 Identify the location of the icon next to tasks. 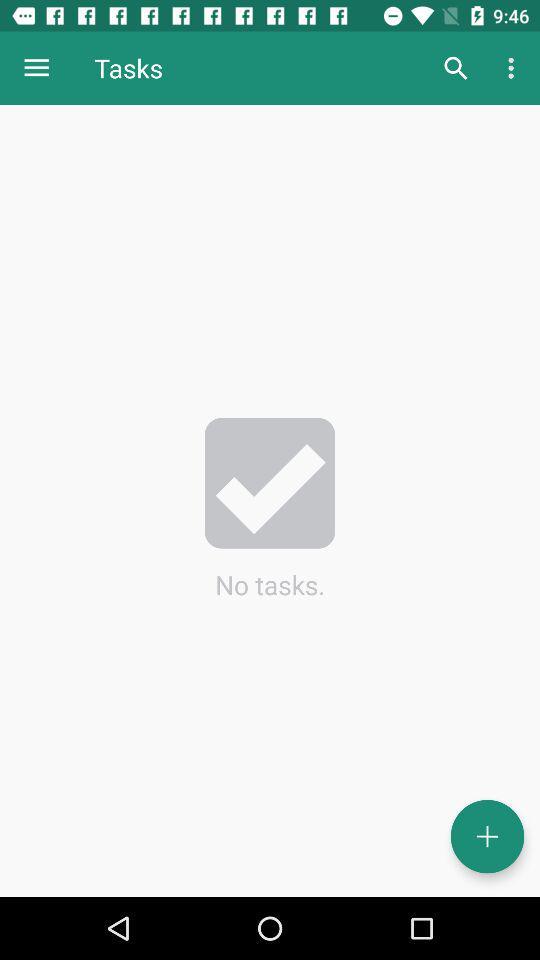
(36, 68).